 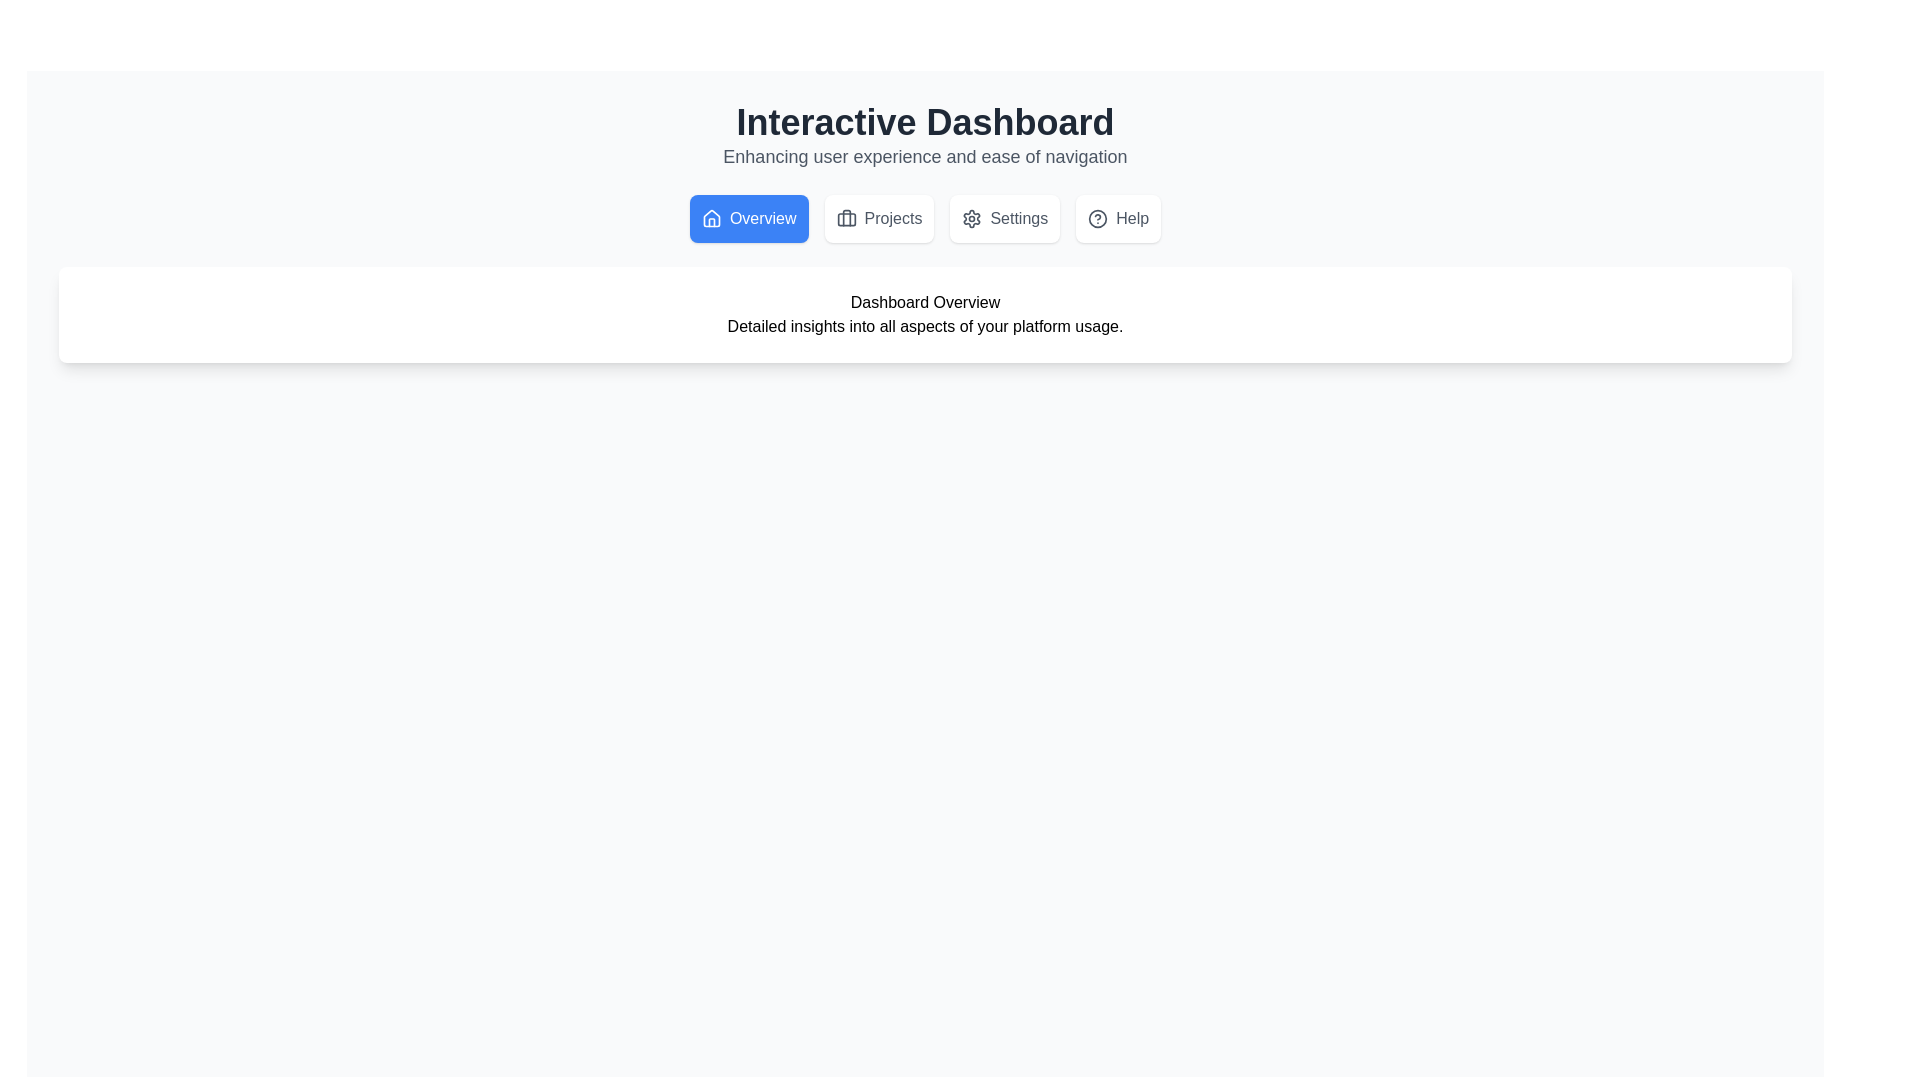 I want to click on the title Text element located at the top central section of the interface, just below the toolbar, which serves as a representation of the content below, so click(x=924, y=303).